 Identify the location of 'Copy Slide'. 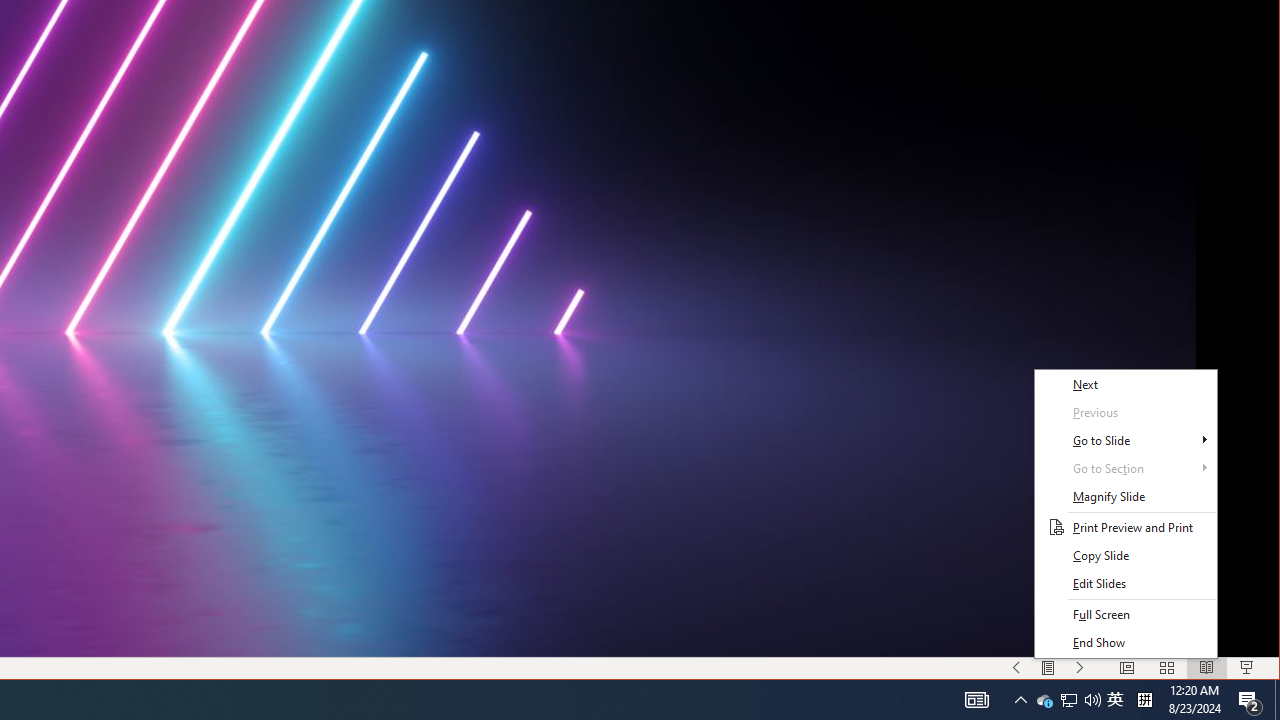
(1125, 556).